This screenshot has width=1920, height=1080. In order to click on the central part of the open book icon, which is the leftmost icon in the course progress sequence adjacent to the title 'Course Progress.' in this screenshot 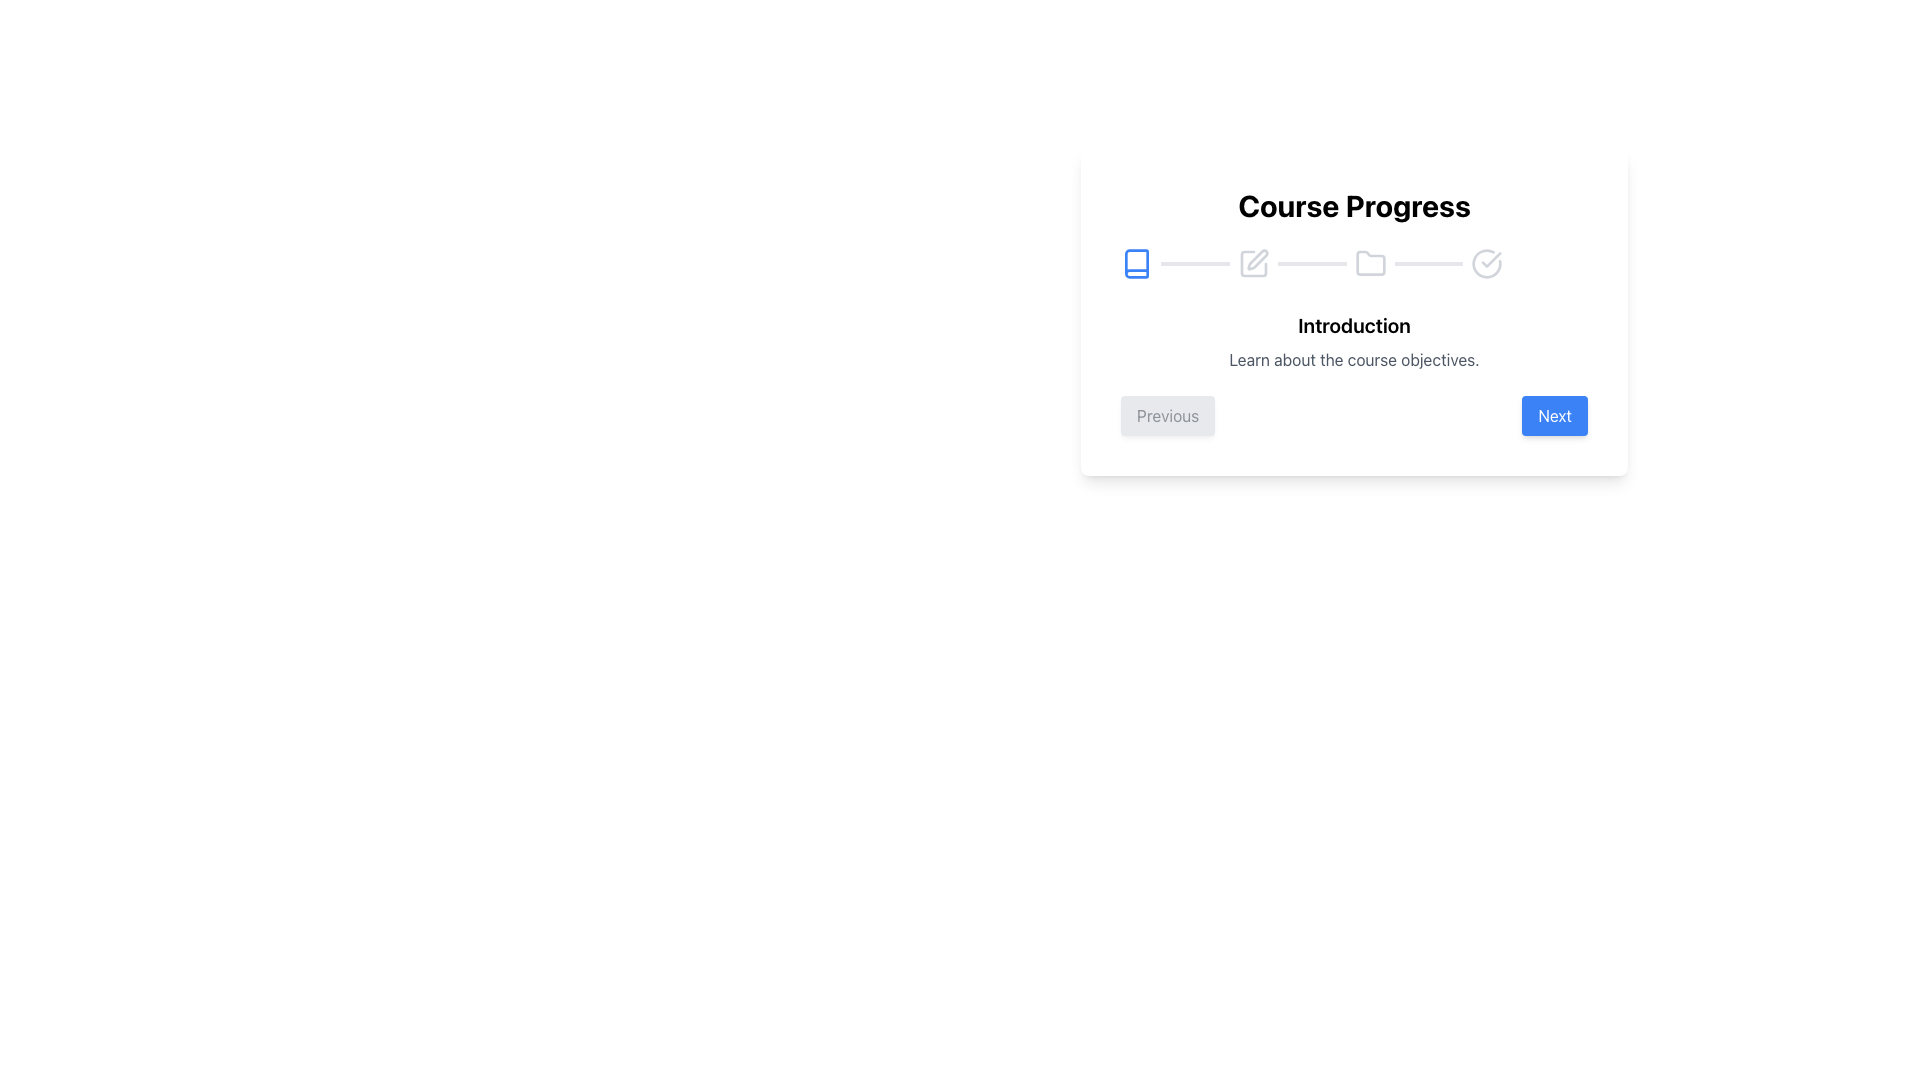, I will do `click(1137, 262)`.